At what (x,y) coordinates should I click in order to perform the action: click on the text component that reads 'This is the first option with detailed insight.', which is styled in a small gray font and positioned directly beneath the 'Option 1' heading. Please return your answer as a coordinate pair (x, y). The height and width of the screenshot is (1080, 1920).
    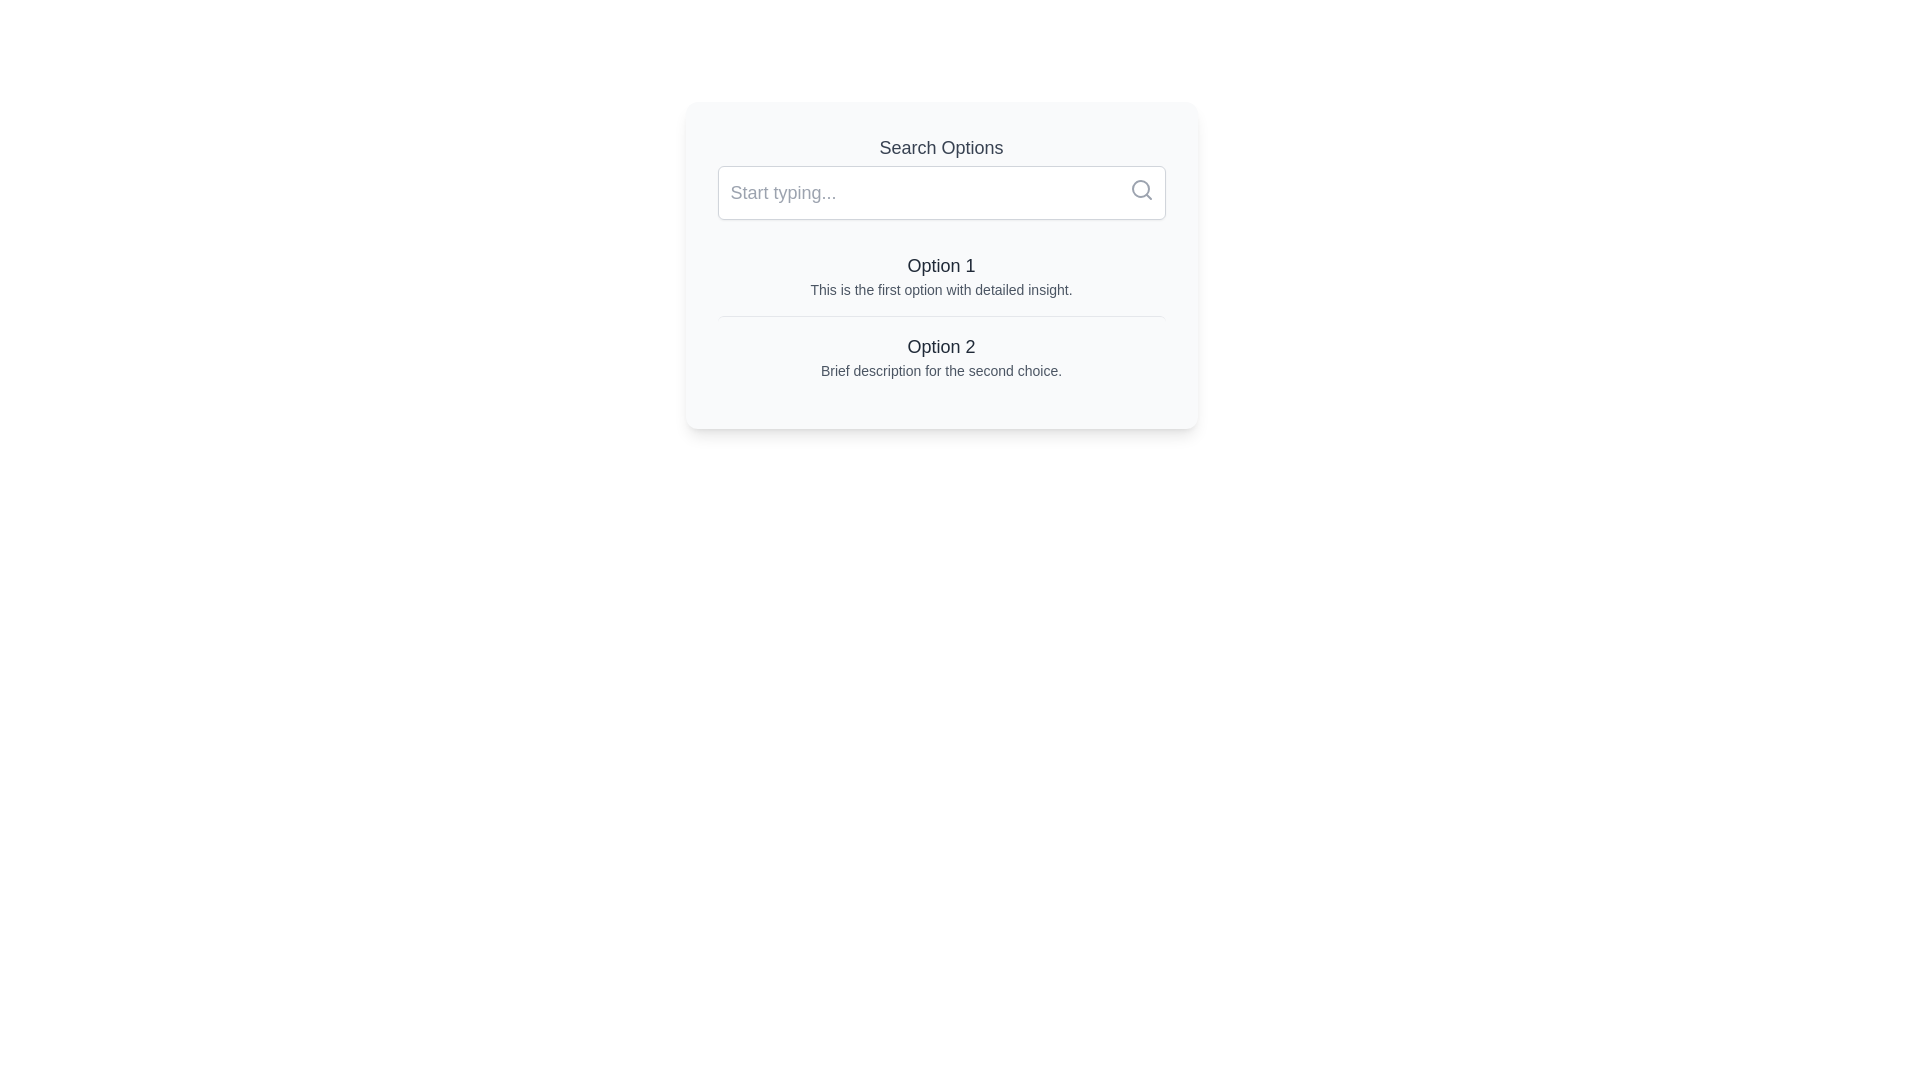
    Looking at the image, I should click on (940, 289).